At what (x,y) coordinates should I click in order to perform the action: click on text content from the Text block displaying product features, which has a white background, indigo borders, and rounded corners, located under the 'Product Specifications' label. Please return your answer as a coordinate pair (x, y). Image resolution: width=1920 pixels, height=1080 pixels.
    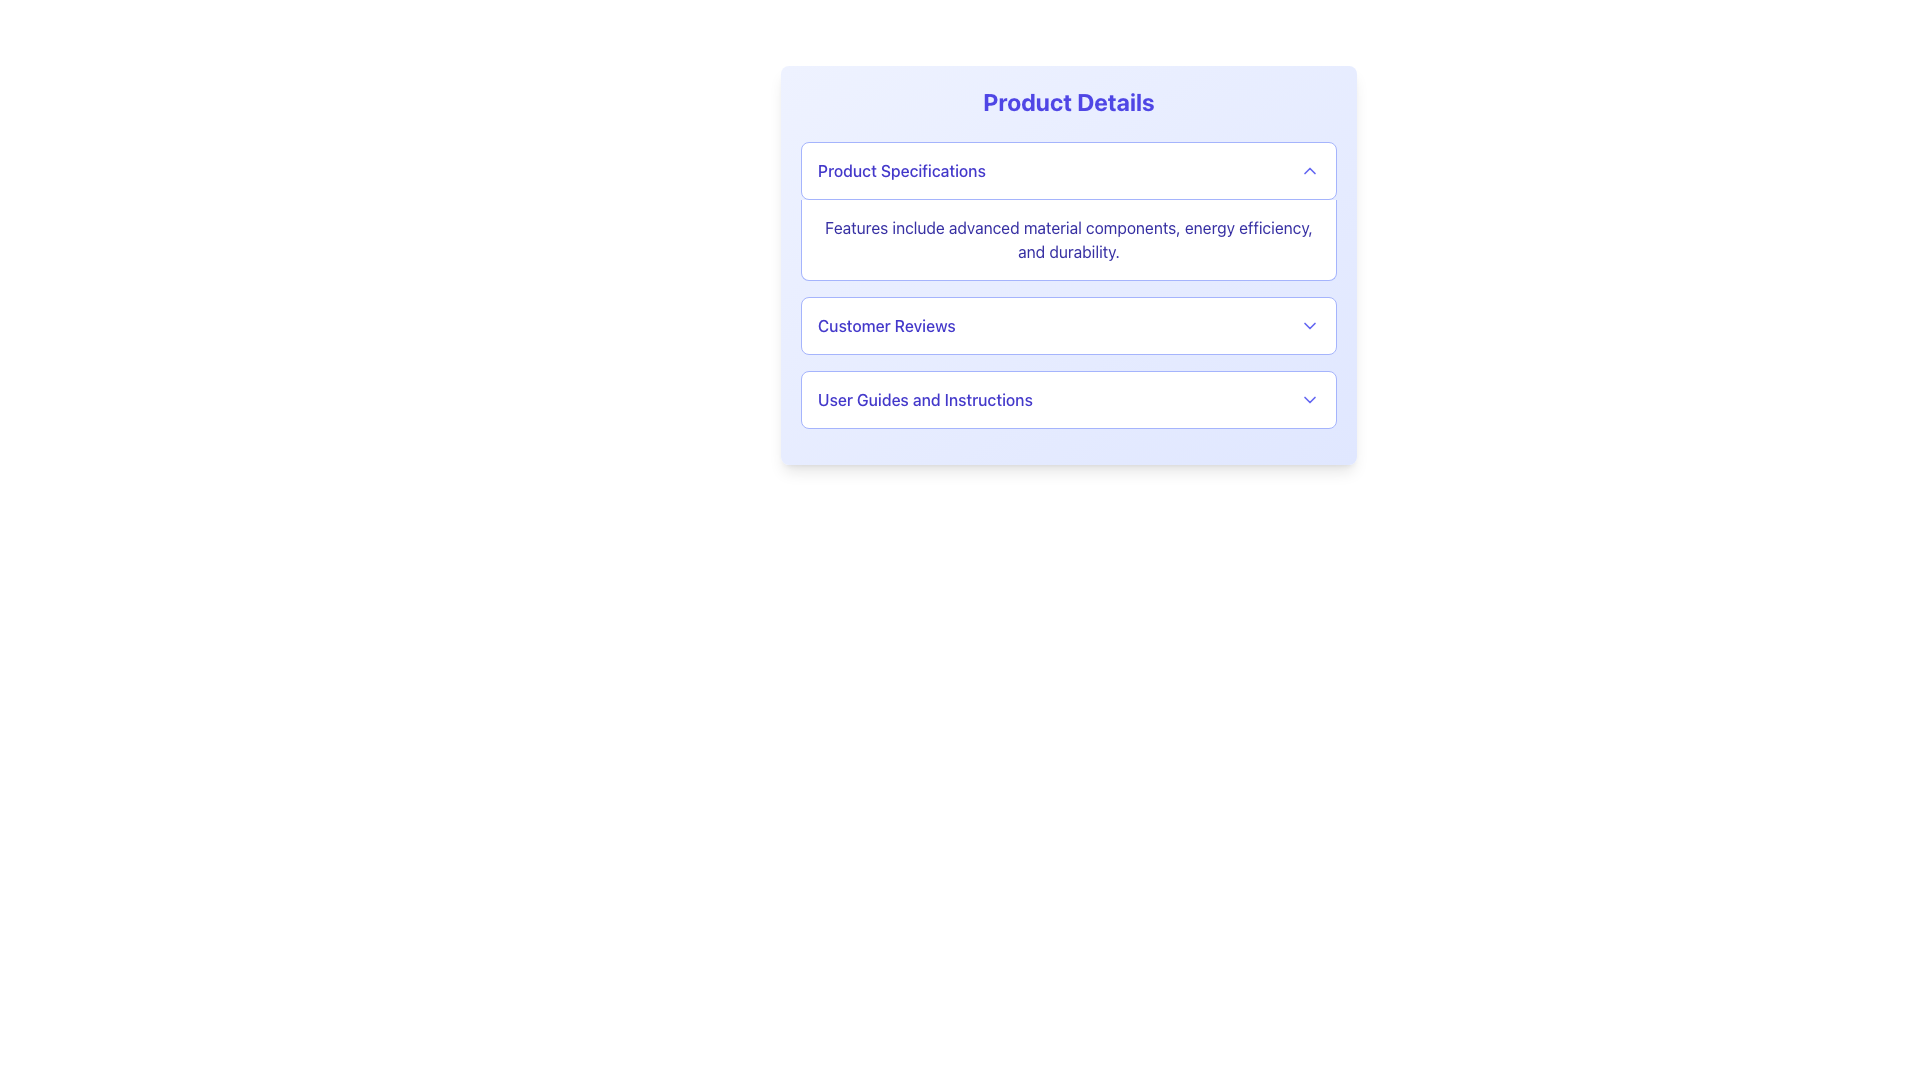
    Looking at the image, I should click on (1068, 239).